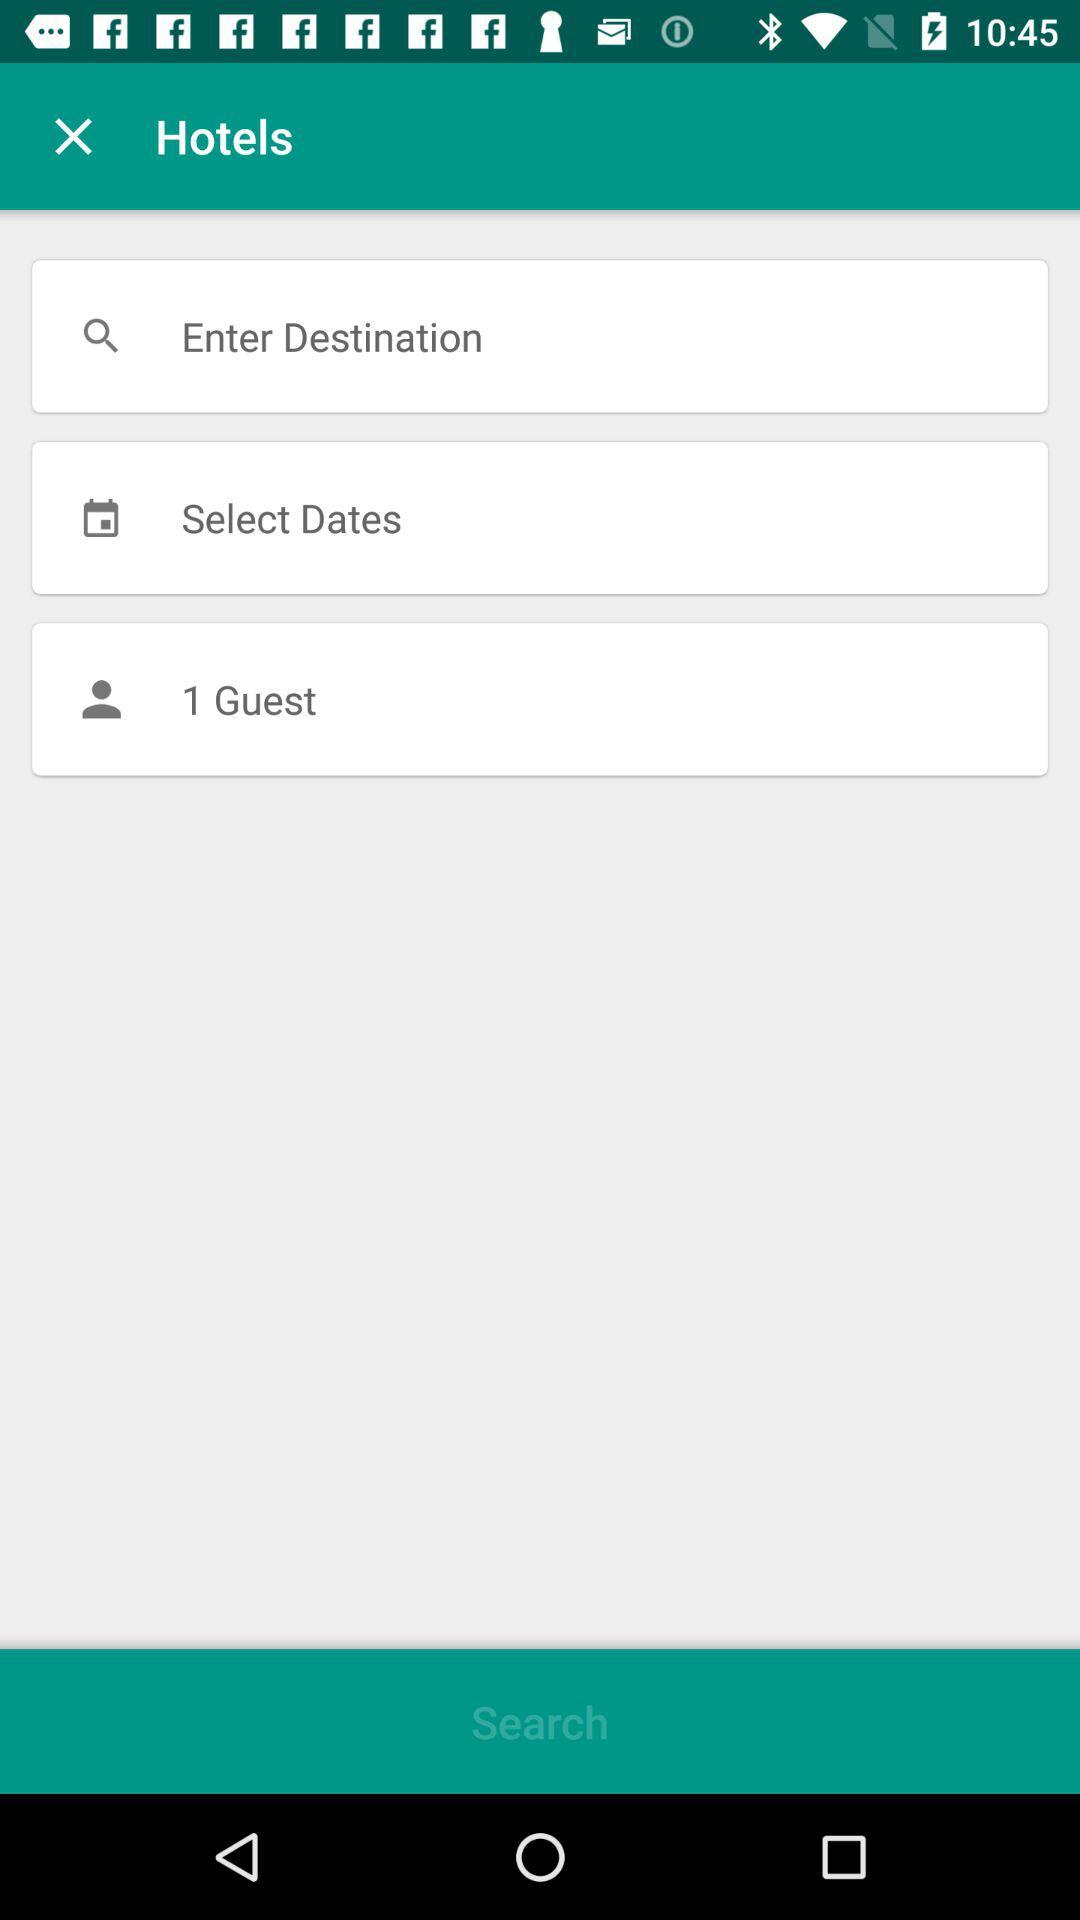 This screenshot has width=1080, height=1920. I want to click on select dates item, so click(540, 517).